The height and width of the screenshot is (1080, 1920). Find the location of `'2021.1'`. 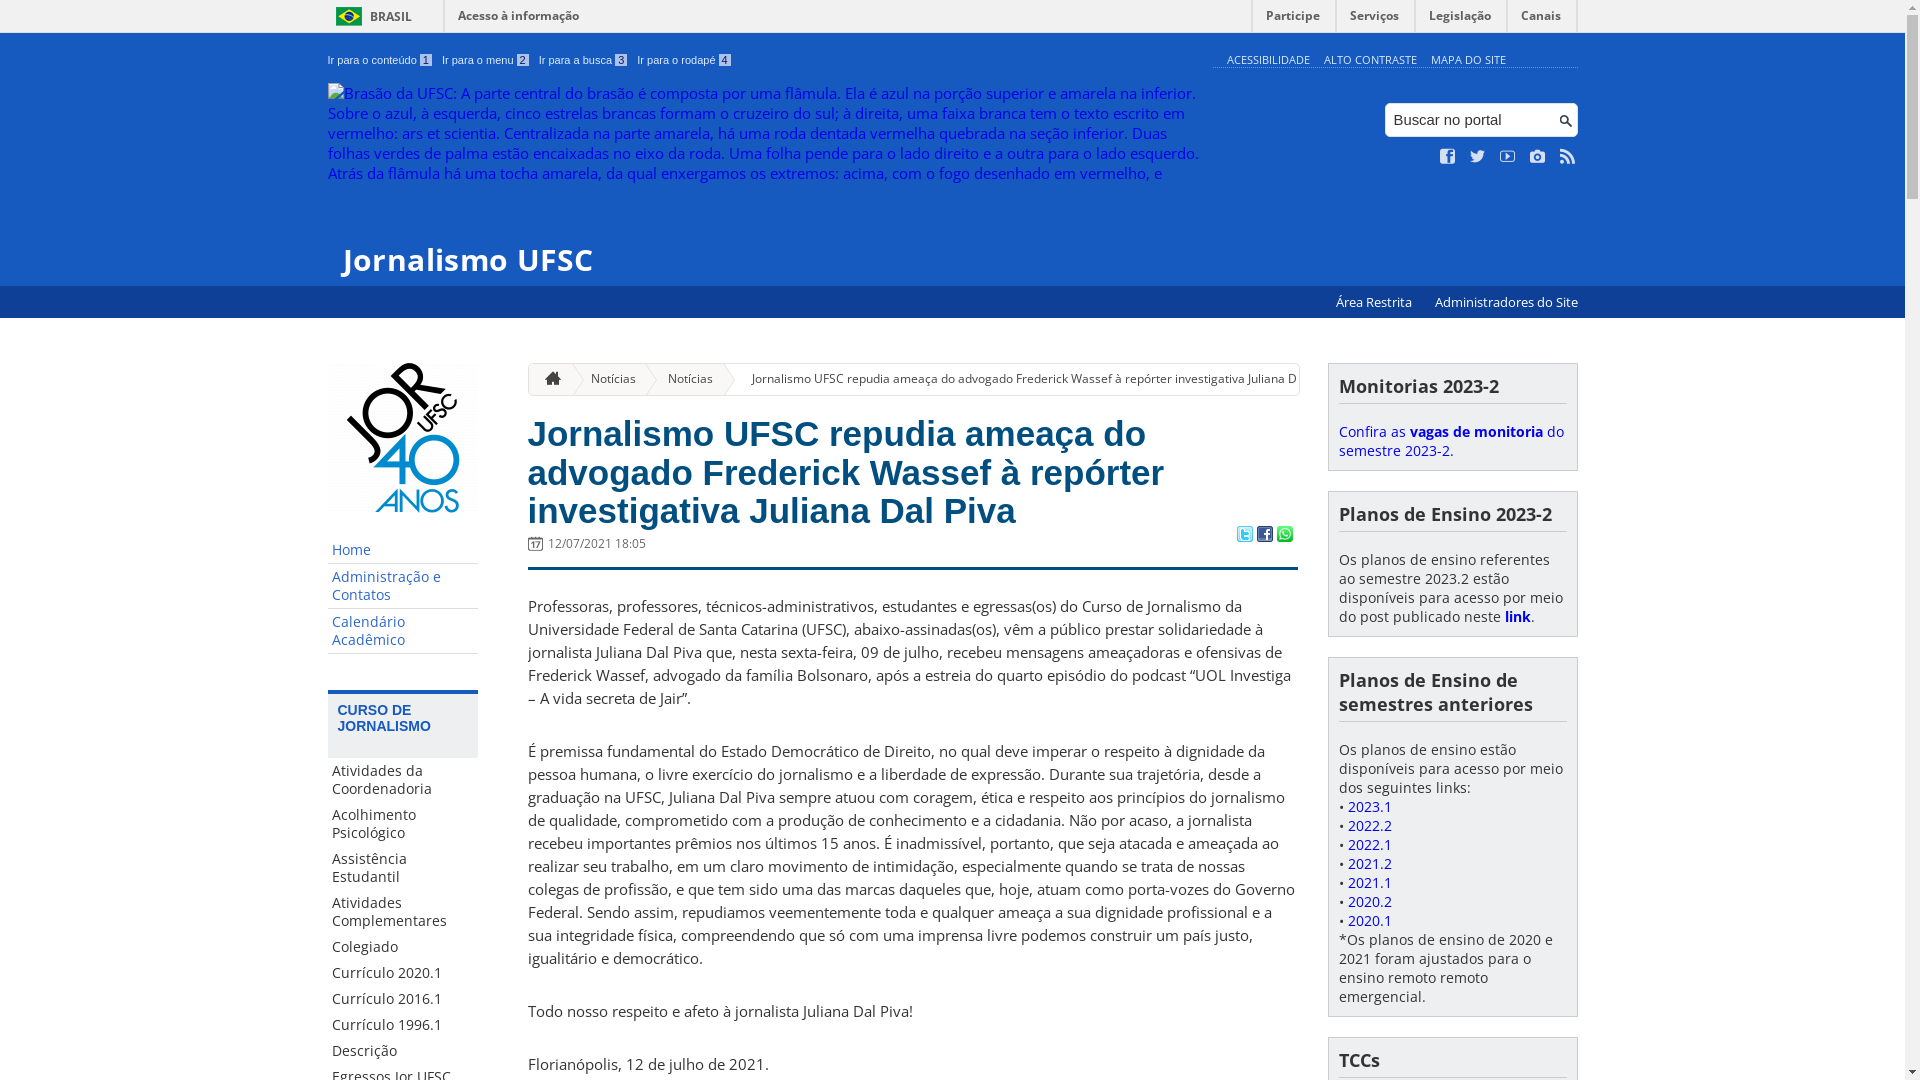

'2021.1' is located at coordinates (1368, 881).